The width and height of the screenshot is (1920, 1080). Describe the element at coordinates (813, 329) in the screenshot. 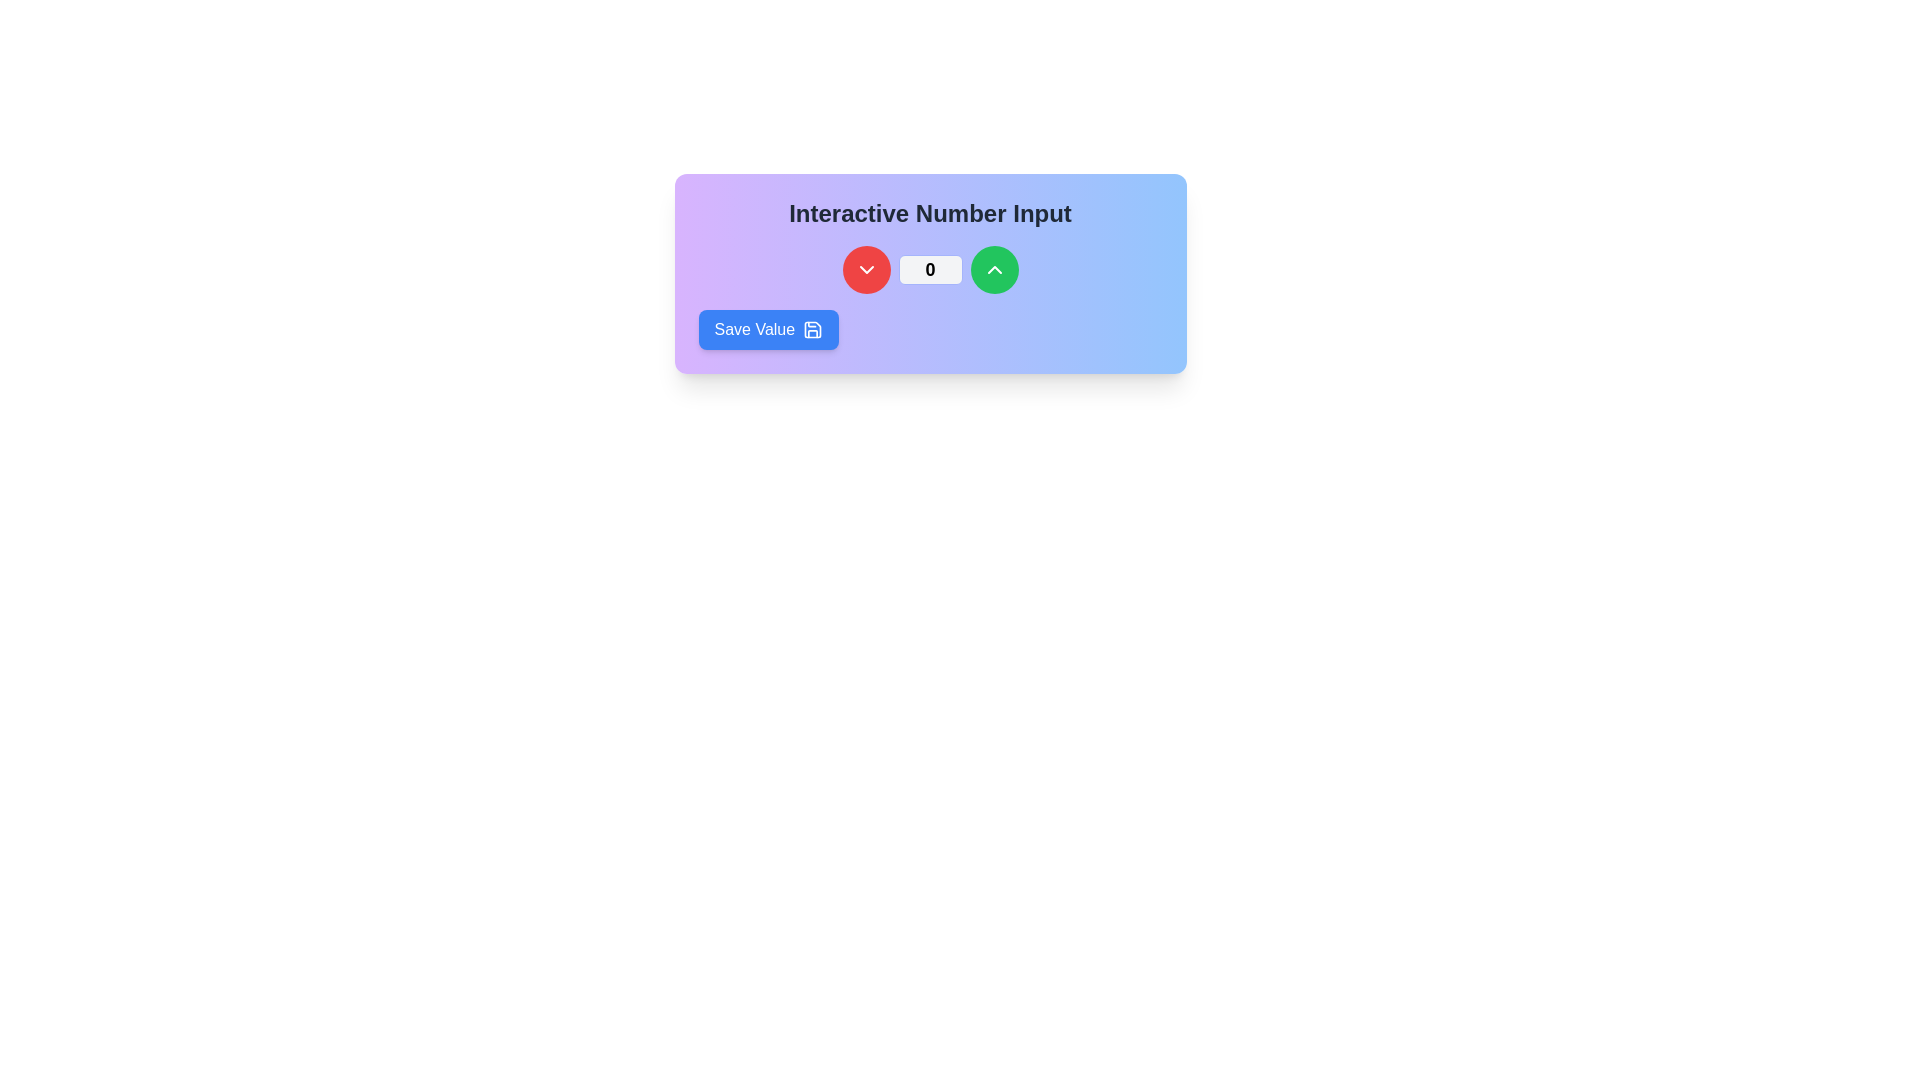

I see `the save icon, which resembles a traditional floppy disk, located to the right of the 'Save Value' text in the button` at that location.